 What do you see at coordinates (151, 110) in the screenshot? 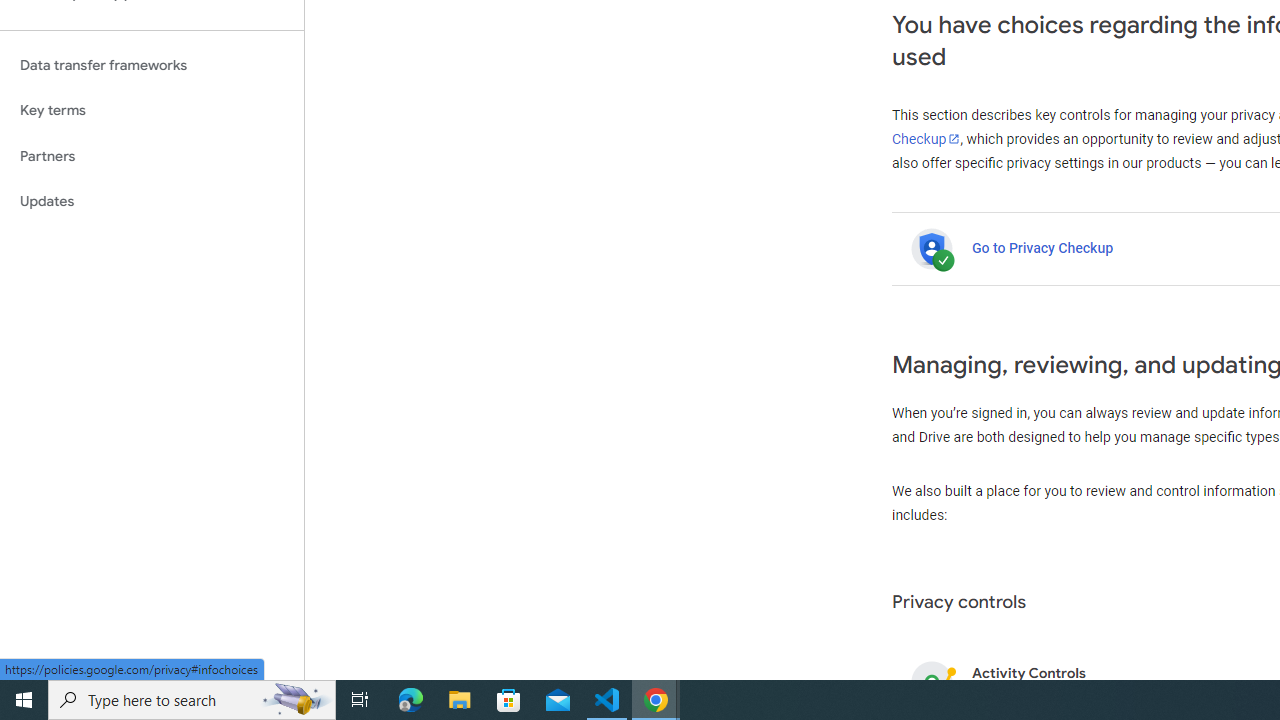
I see `'Key terms'` at bounding box center [151, 110].